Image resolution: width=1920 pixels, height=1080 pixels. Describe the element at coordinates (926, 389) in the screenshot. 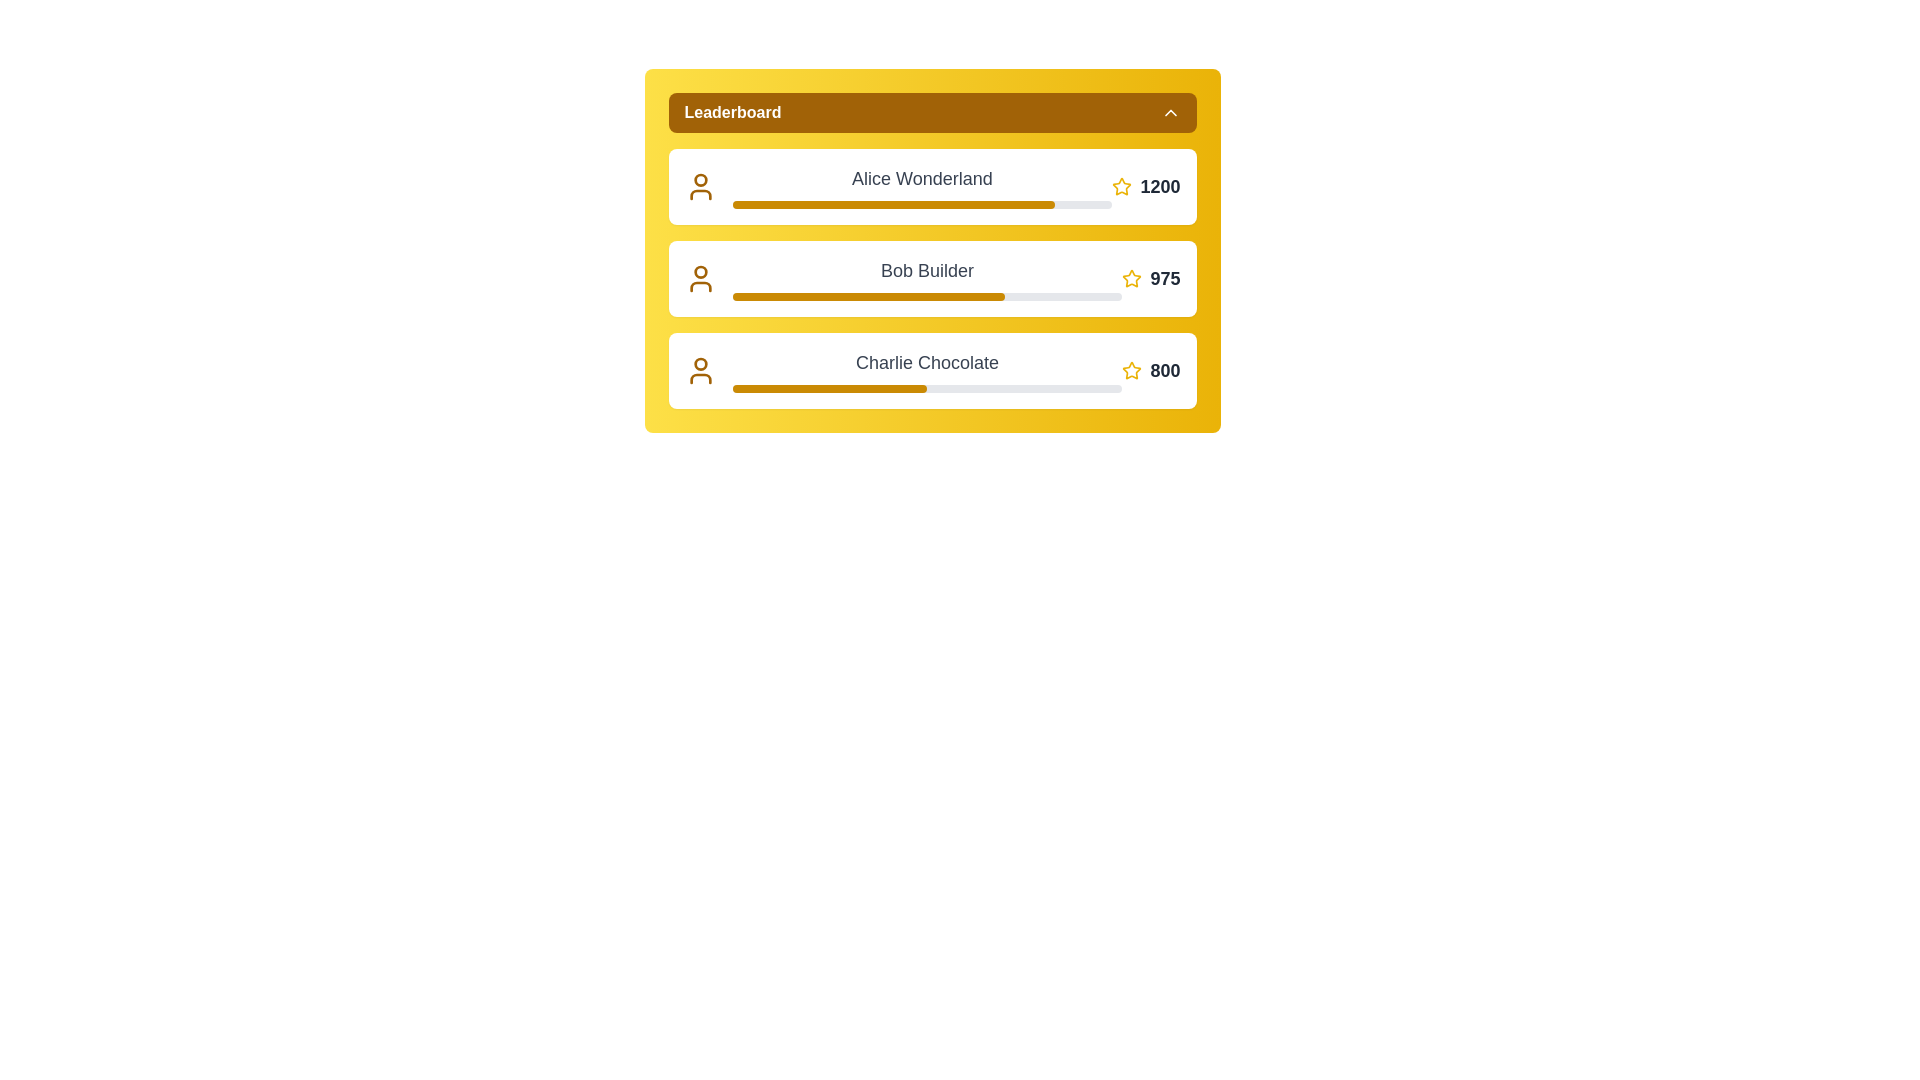

I see `the progress level visually represented by the horizontal yellow progress bar located beneath the 'Charlie Chocolate' label in the scorecard of the leaderboard widget` at that location.